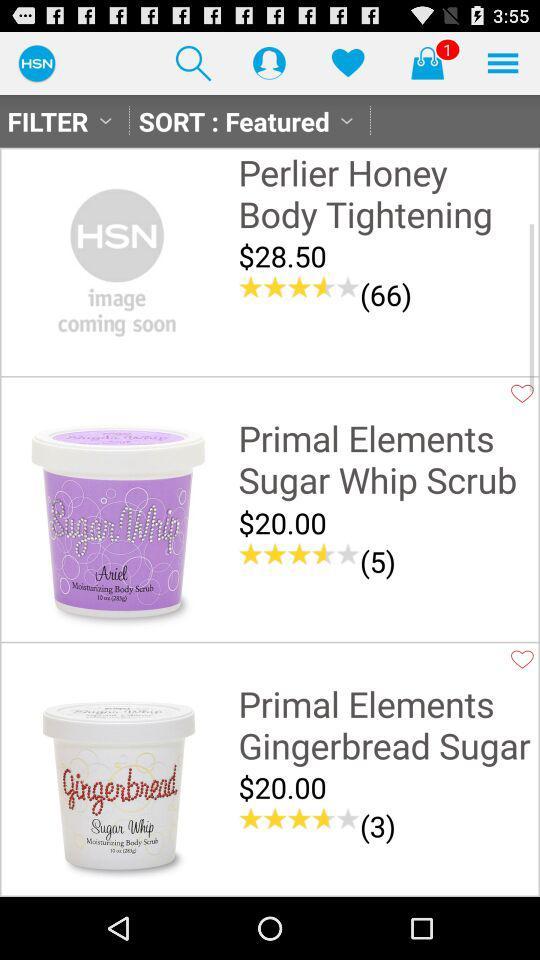 This screenshot has width=540, height=960. What do you see at coordinates (522, 392) in the screenshot?
I see `to favorites` at bounding box center [522, 392].